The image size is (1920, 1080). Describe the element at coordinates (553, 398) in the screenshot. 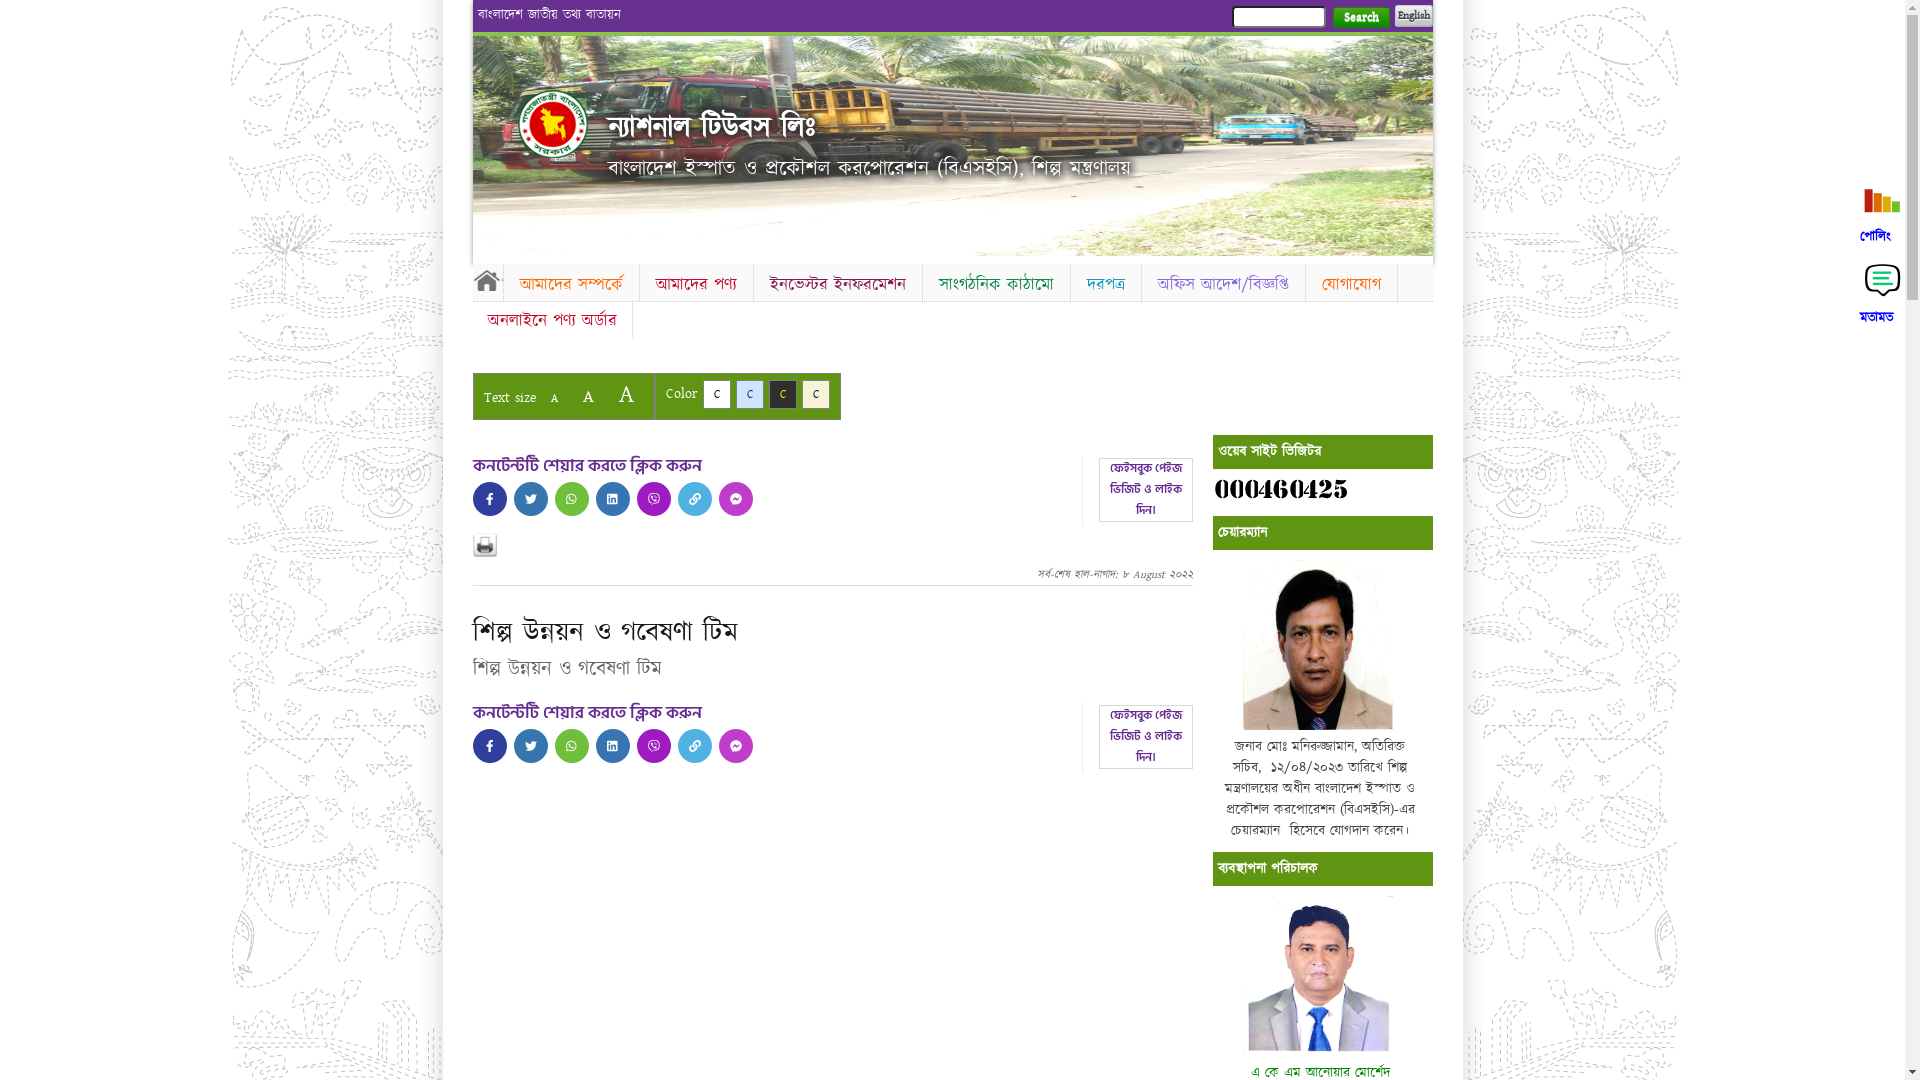

I see `'A'` at that location.